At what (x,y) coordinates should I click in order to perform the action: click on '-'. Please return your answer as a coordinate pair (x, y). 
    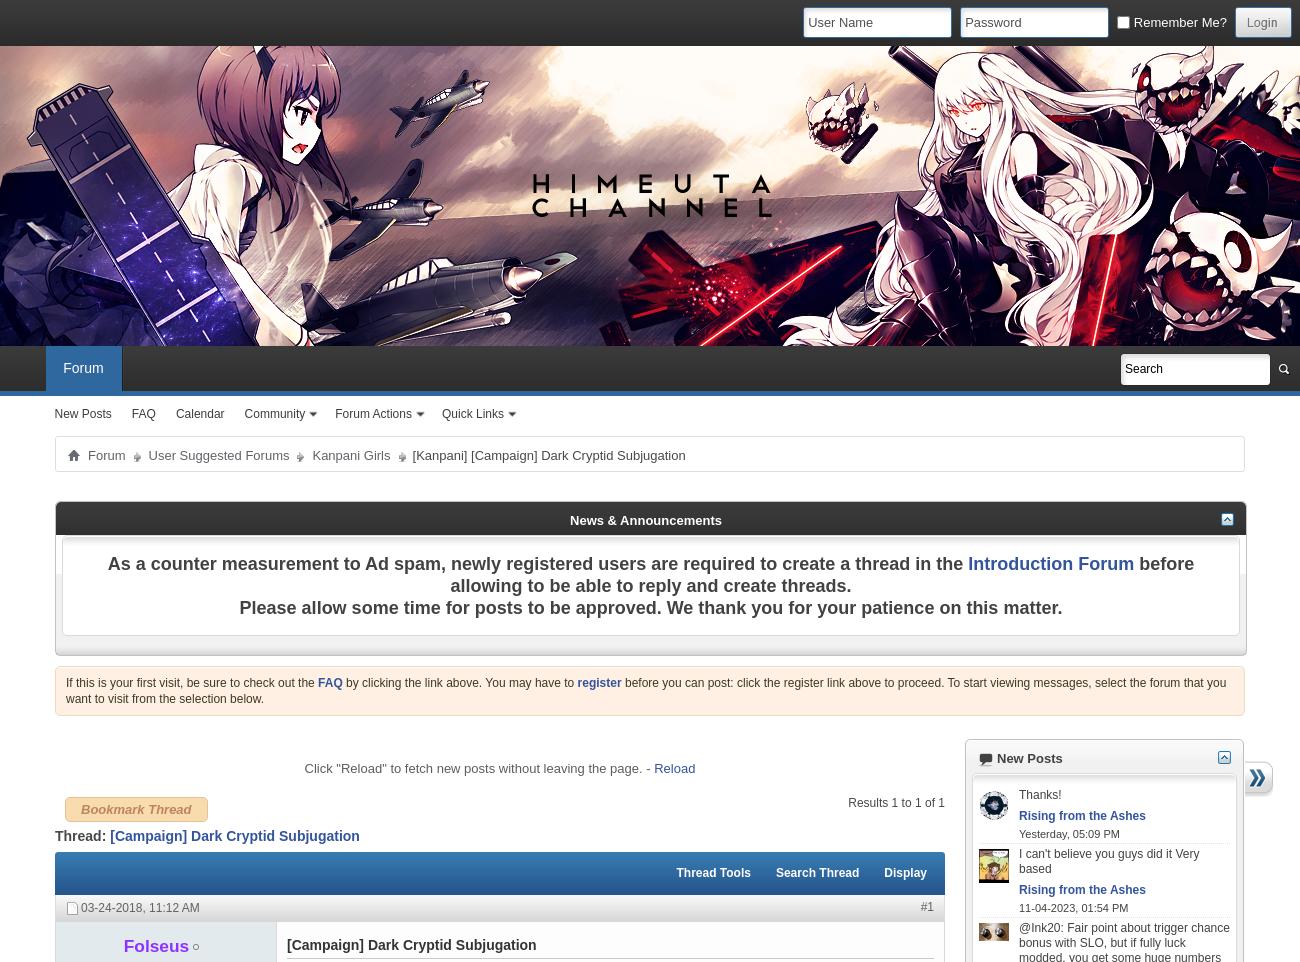
    Looking at the image, I should click on (650, 768).